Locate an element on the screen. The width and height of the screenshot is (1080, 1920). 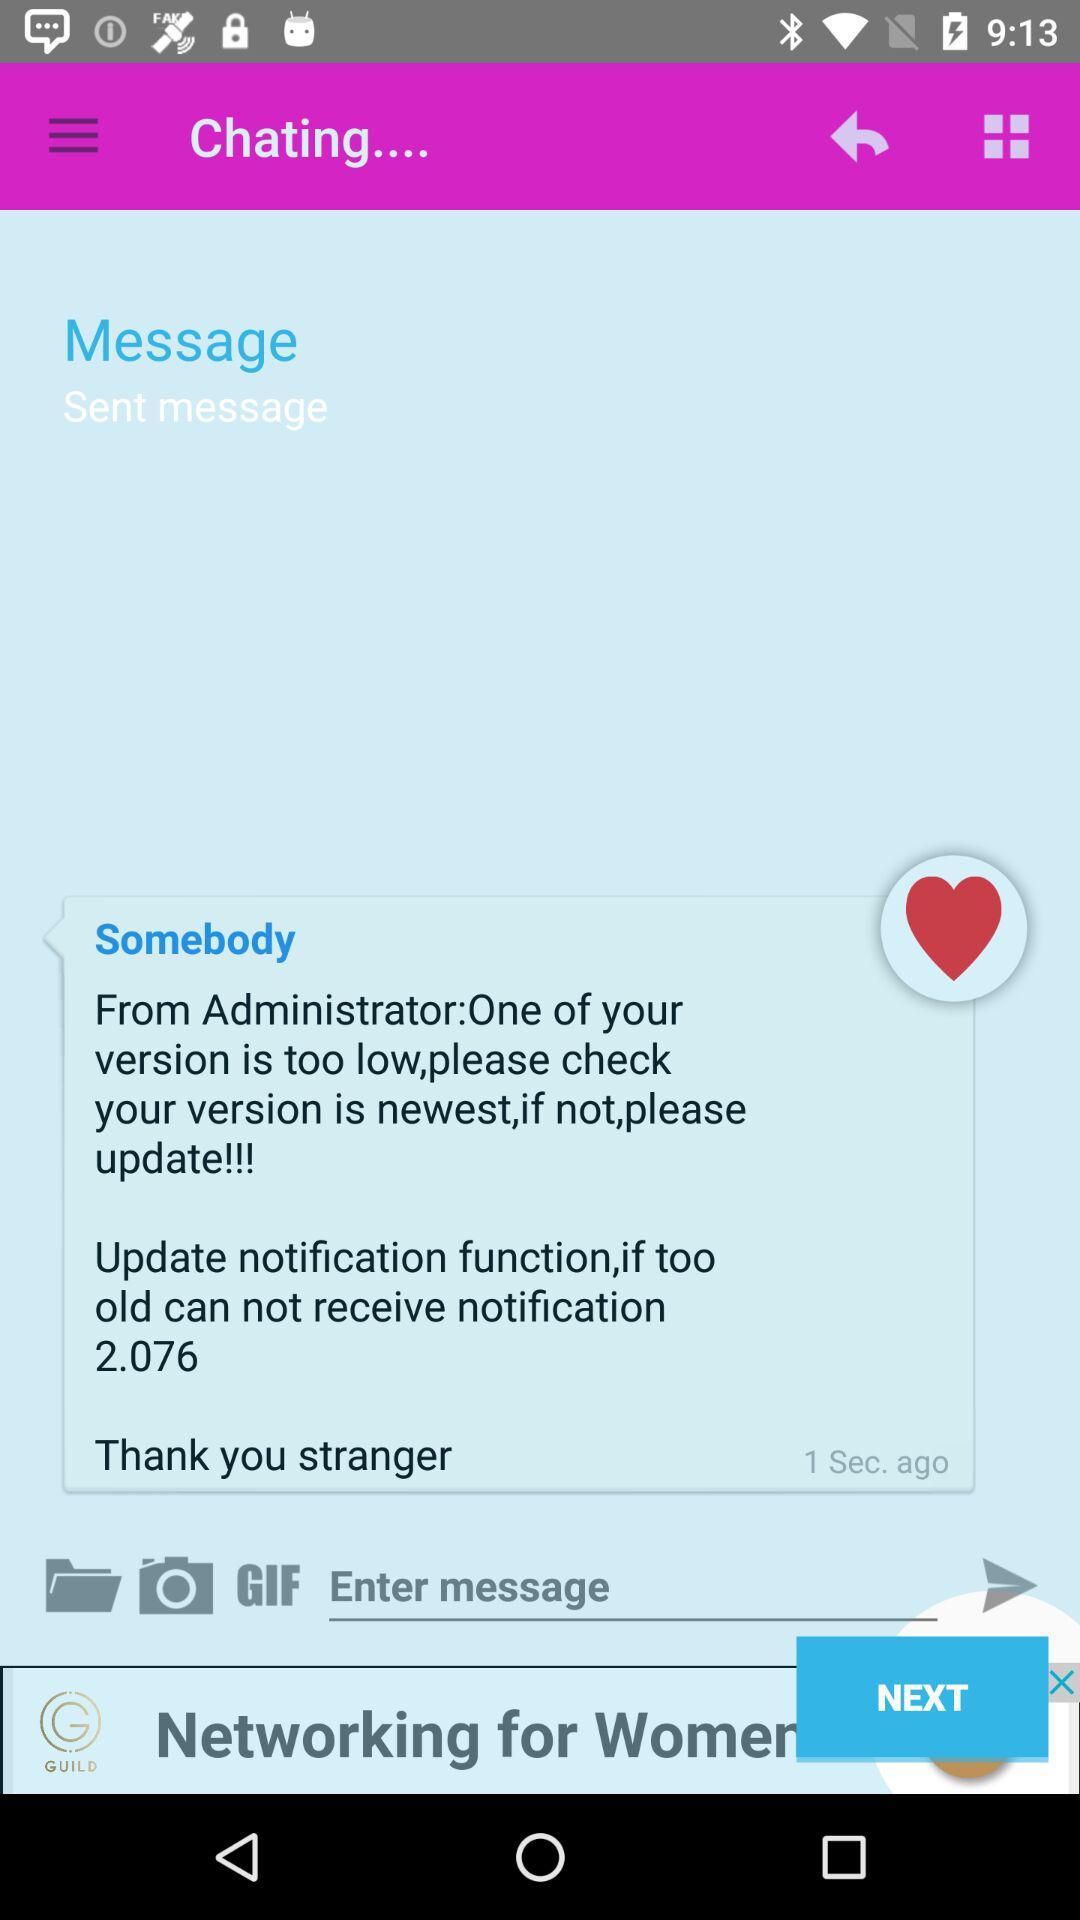
message is located at coordinates (633, 1584).